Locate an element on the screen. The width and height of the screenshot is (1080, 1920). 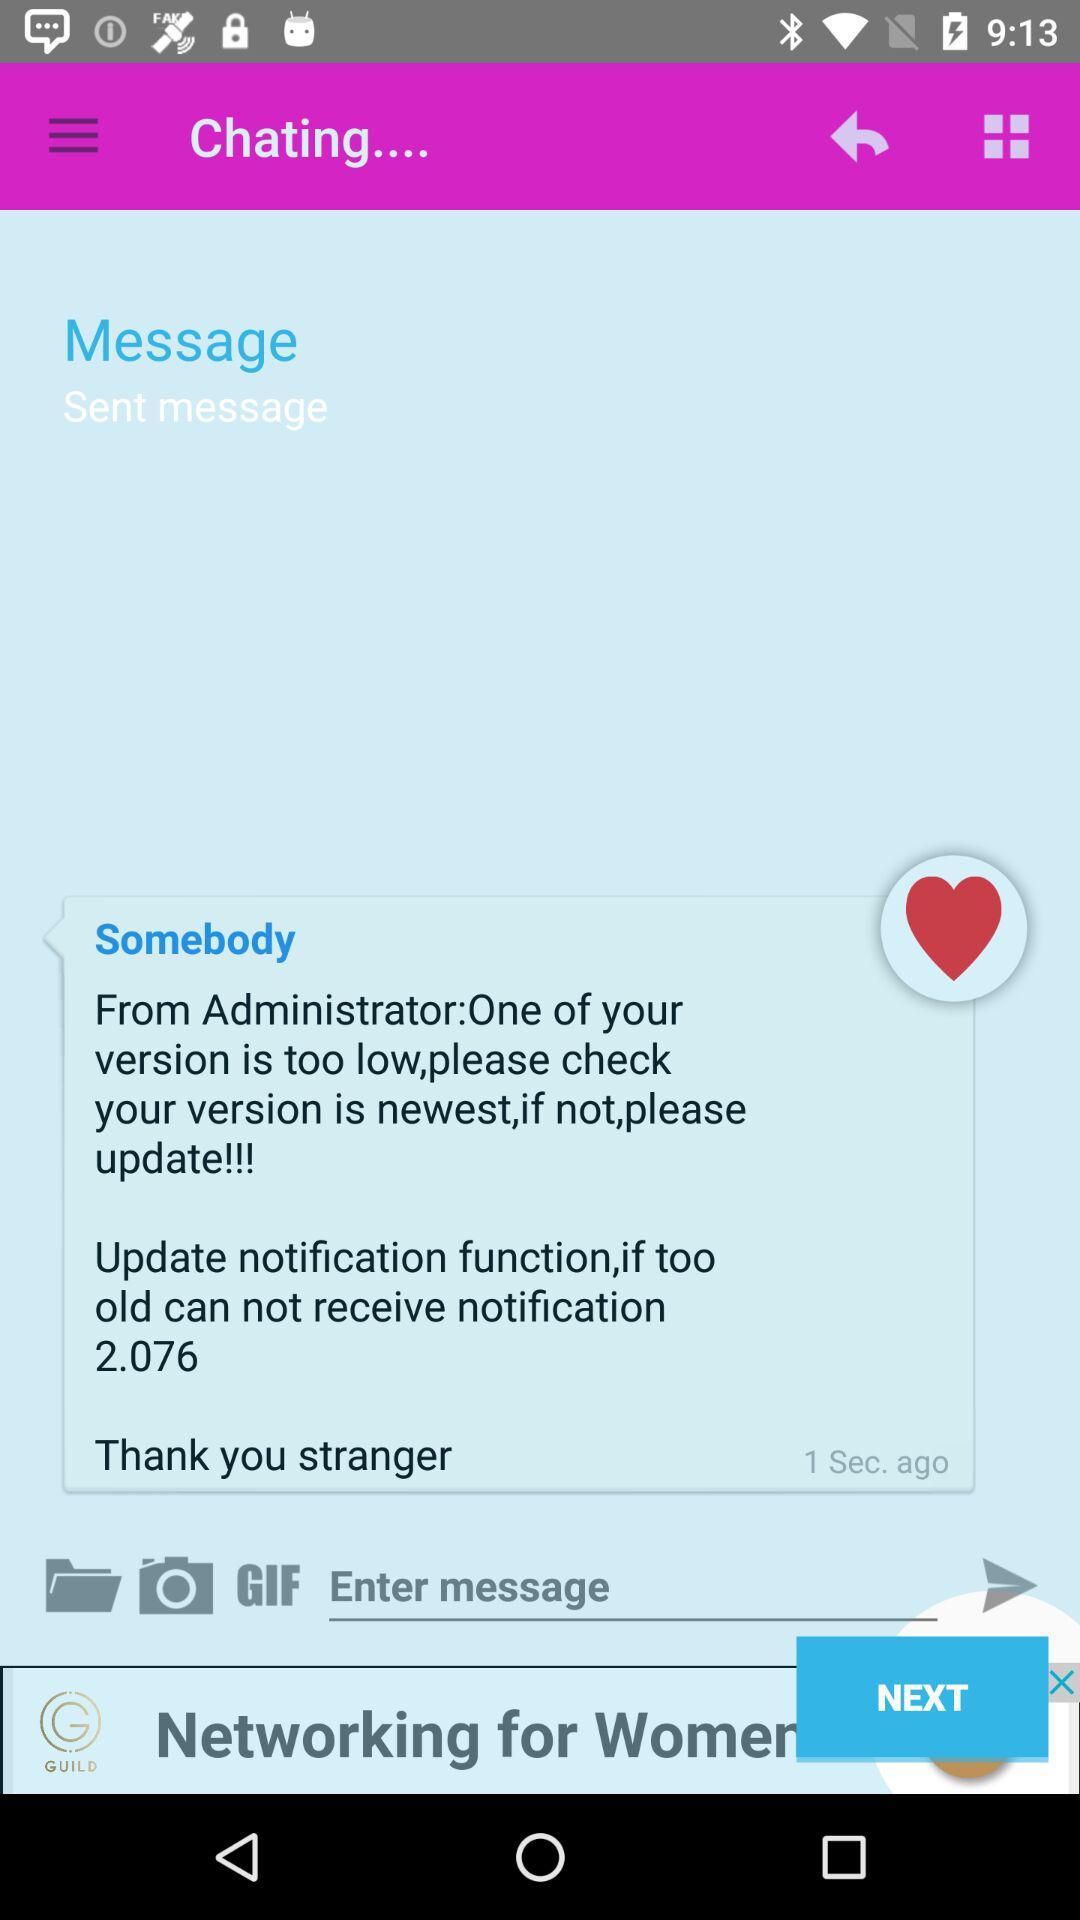
message is located at coordinates (633, 1584).